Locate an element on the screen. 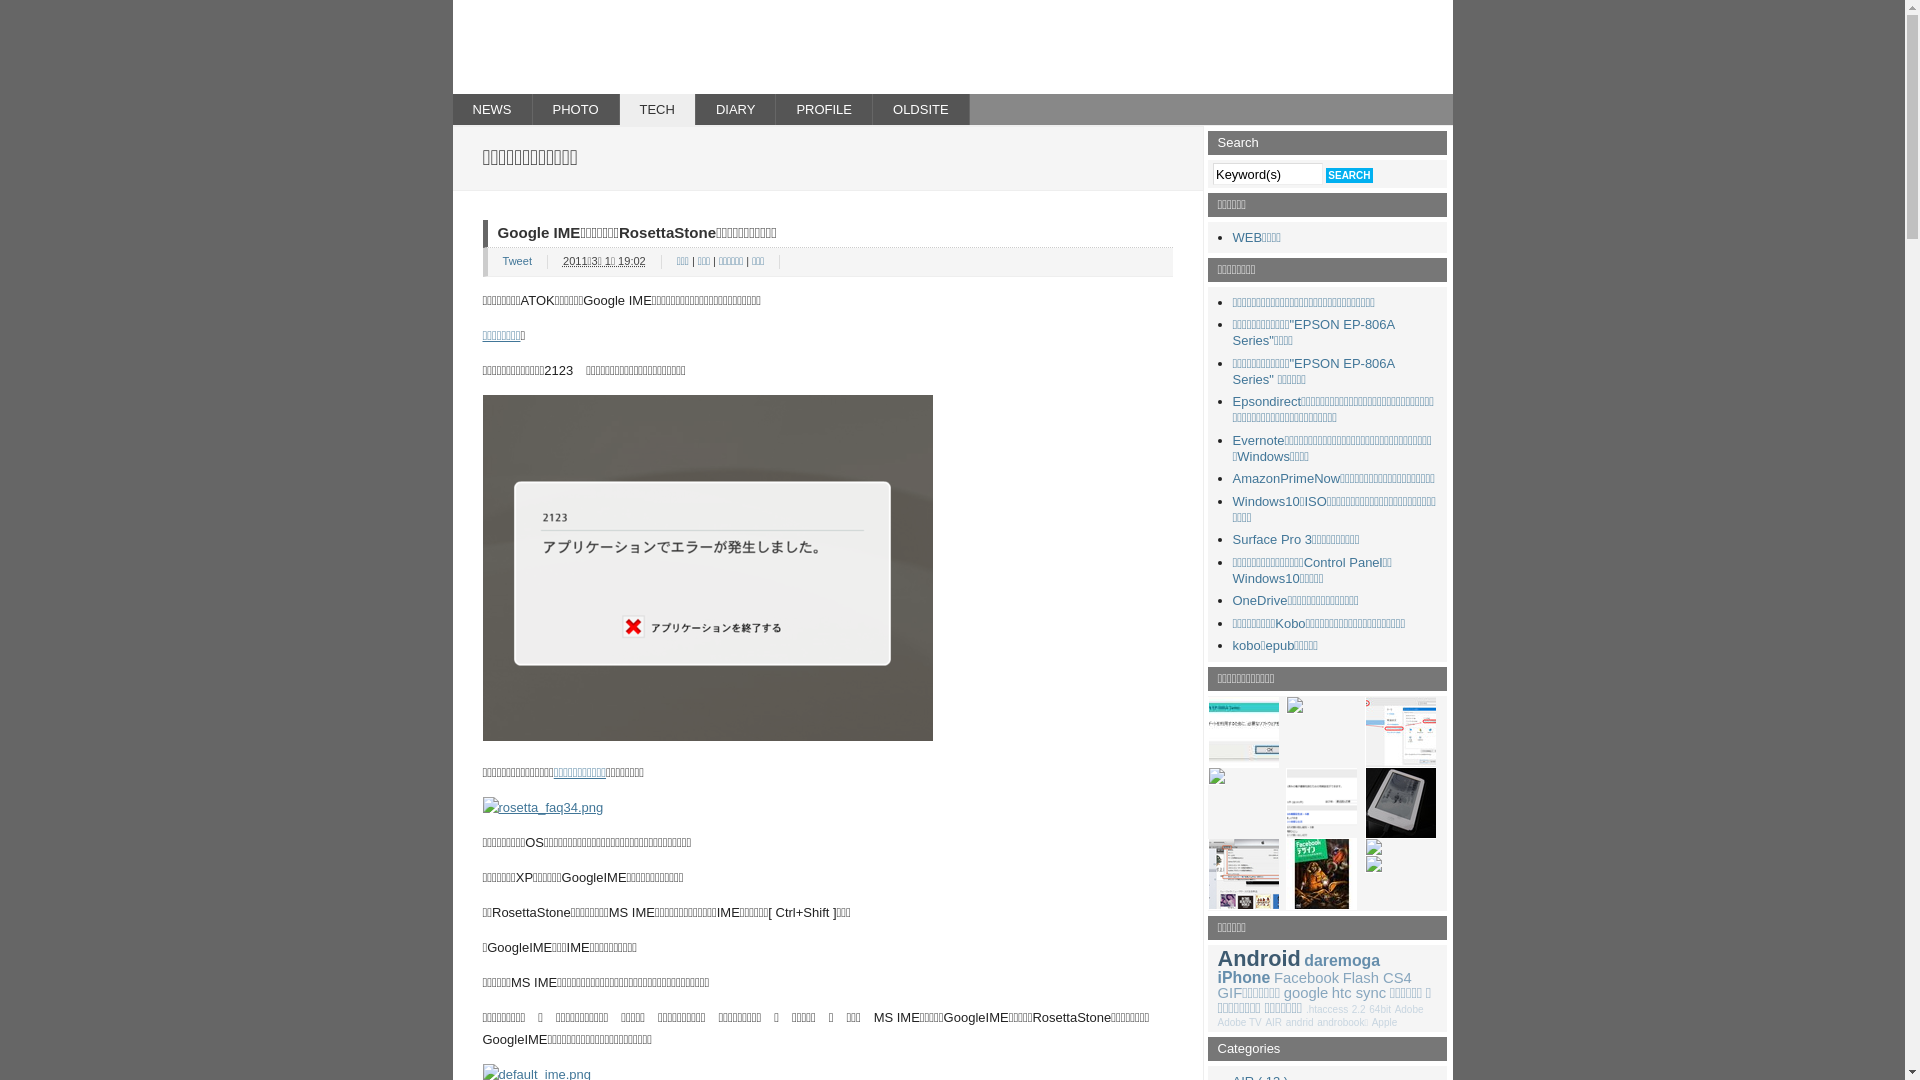  'PHOTO' is located at coordinates (532, 109).